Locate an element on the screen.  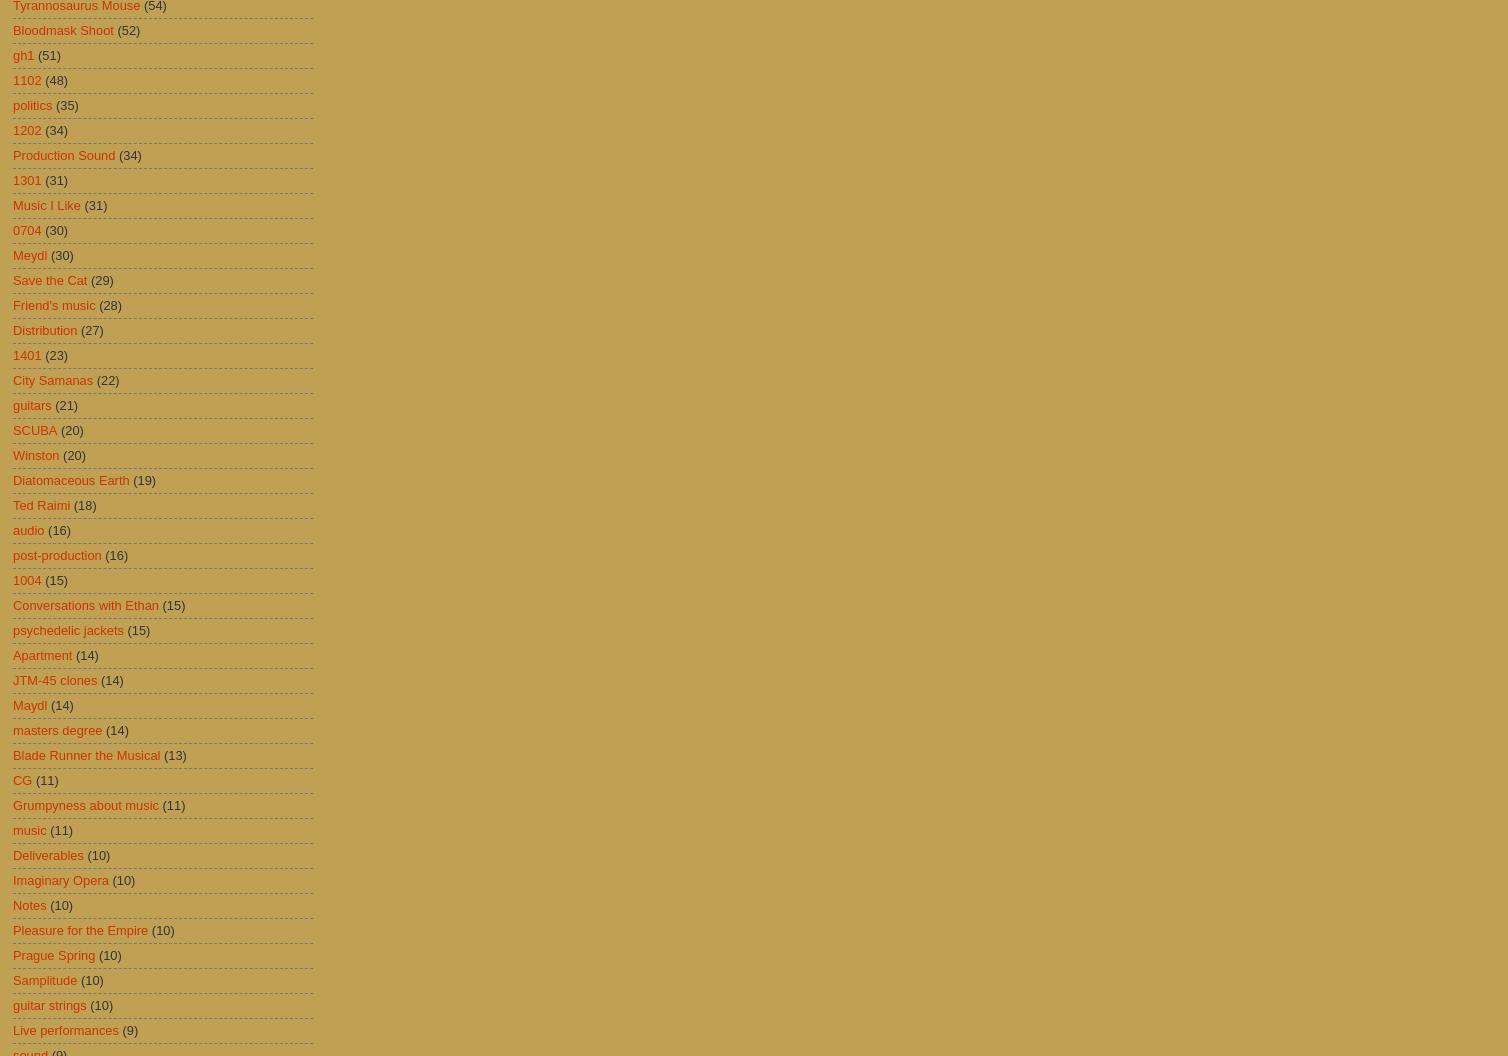
'Imaginary Opera' is located at coordinates (60, 879).